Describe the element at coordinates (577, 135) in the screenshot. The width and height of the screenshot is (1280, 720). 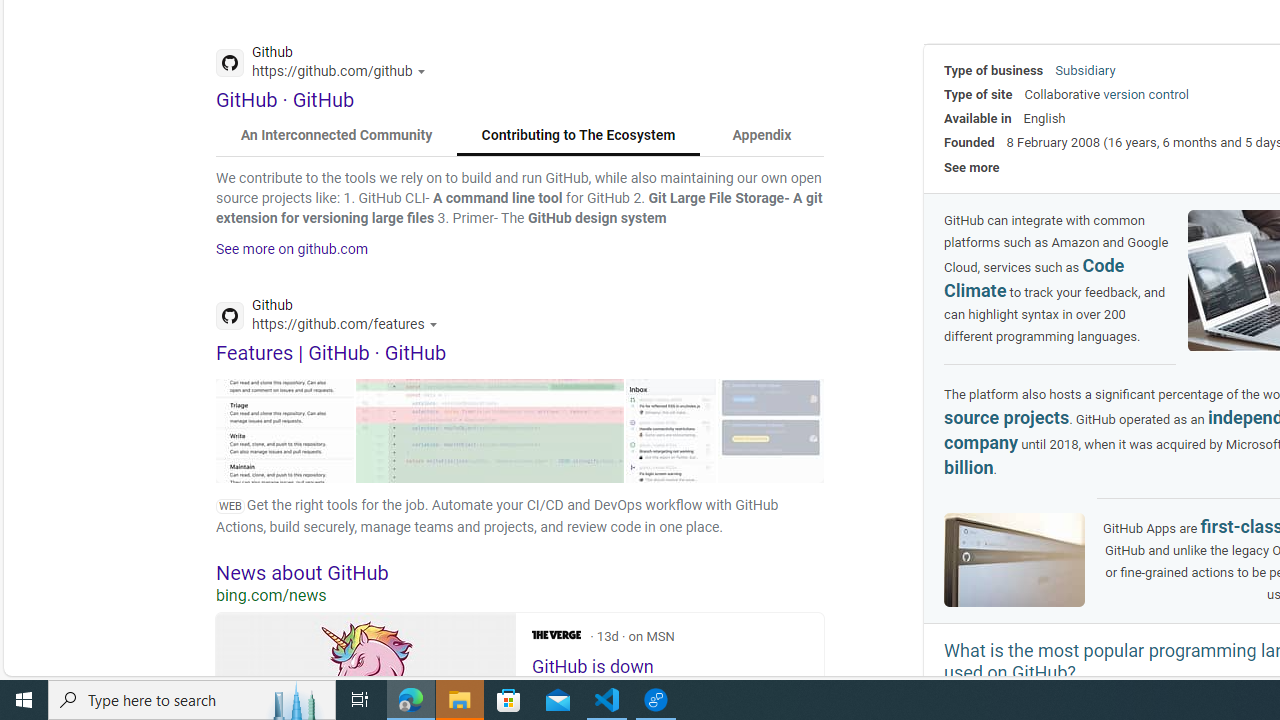
I see `'Contributing to The Ecosystem'` at that location.